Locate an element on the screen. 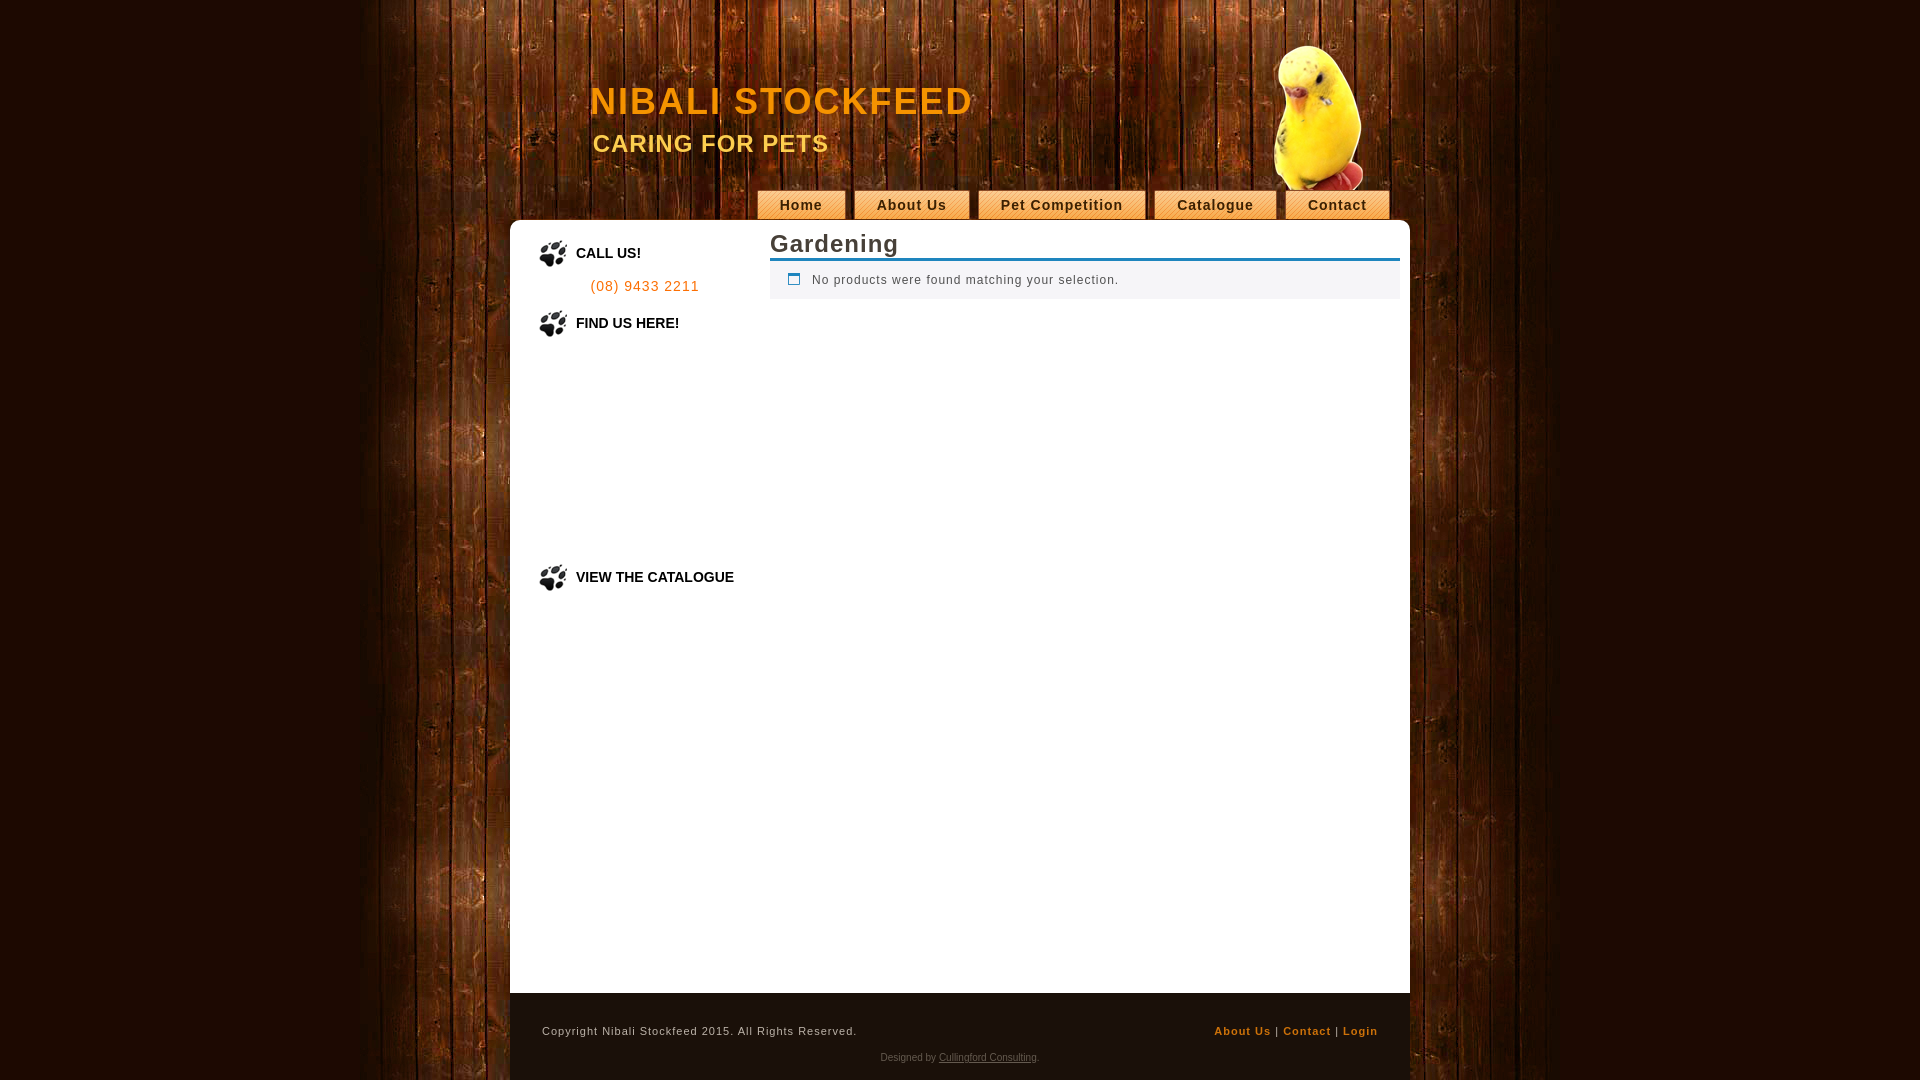  'About Us' is located at coordinates (1241, 1030).